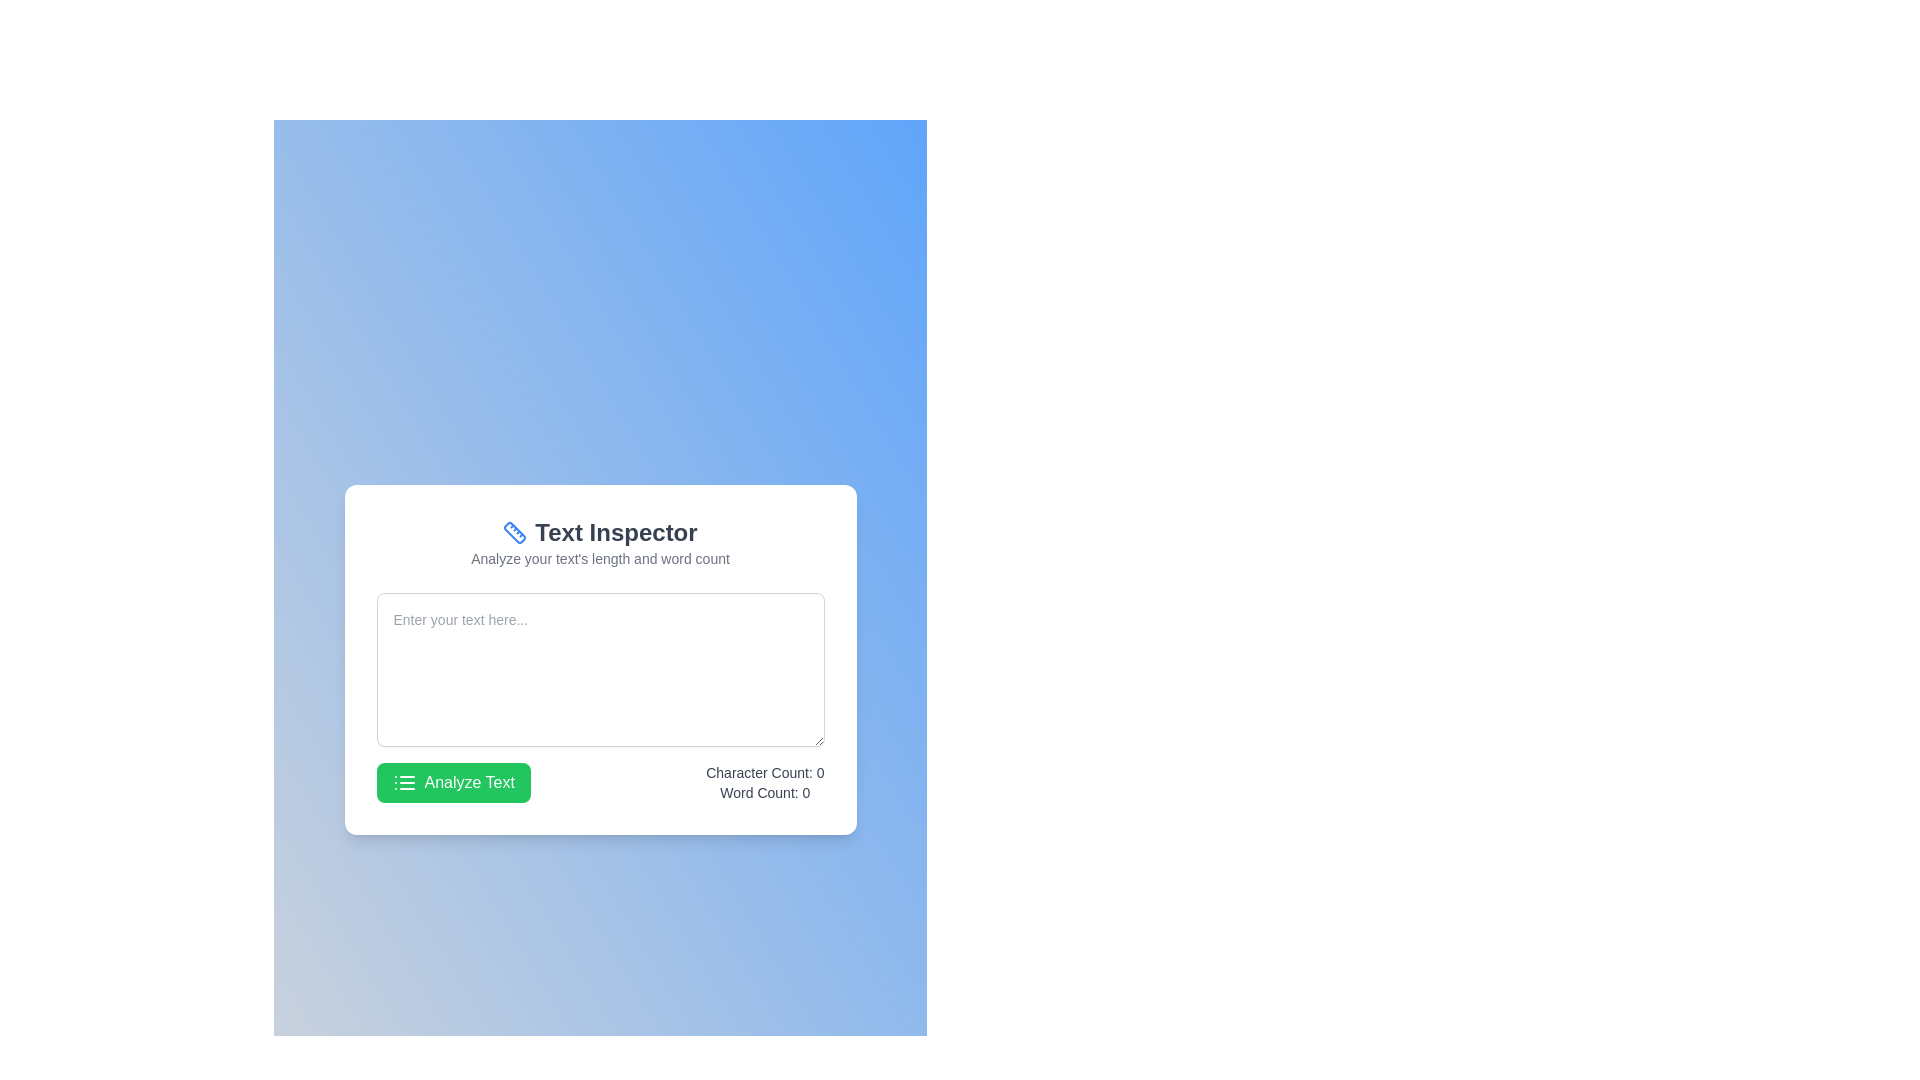 The image size is (1920, 1080). What do you see at coordinates (599, 559) in the screenshot?
I see `the text label displaying 'Analyze your text's length and word count', which is located below the 'Text Inspector' heading in the center of the application interface` at bounding box center [599, 559].